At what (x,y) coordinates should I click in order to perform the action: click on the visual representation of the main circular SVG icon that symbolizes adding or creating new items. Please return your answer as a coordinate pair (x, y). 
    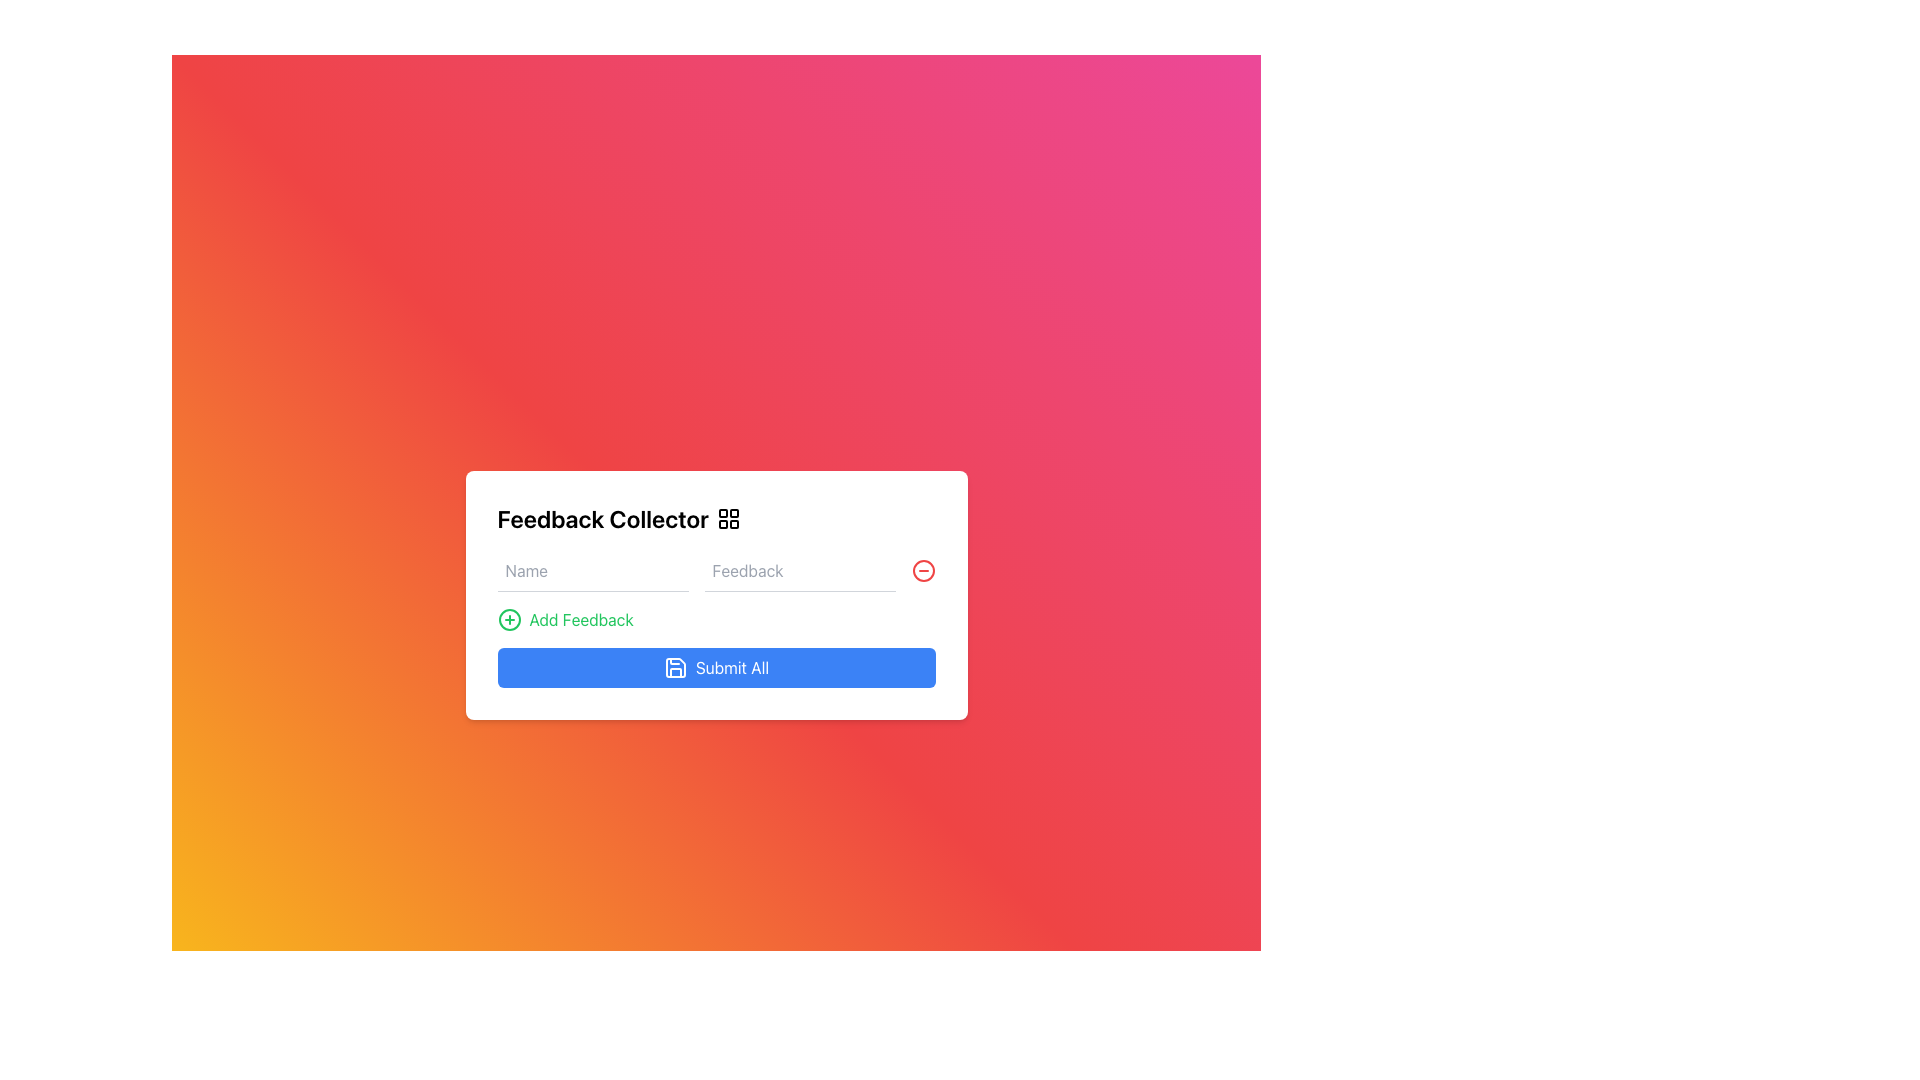
    Looking at the image, I should click on (509, 618).